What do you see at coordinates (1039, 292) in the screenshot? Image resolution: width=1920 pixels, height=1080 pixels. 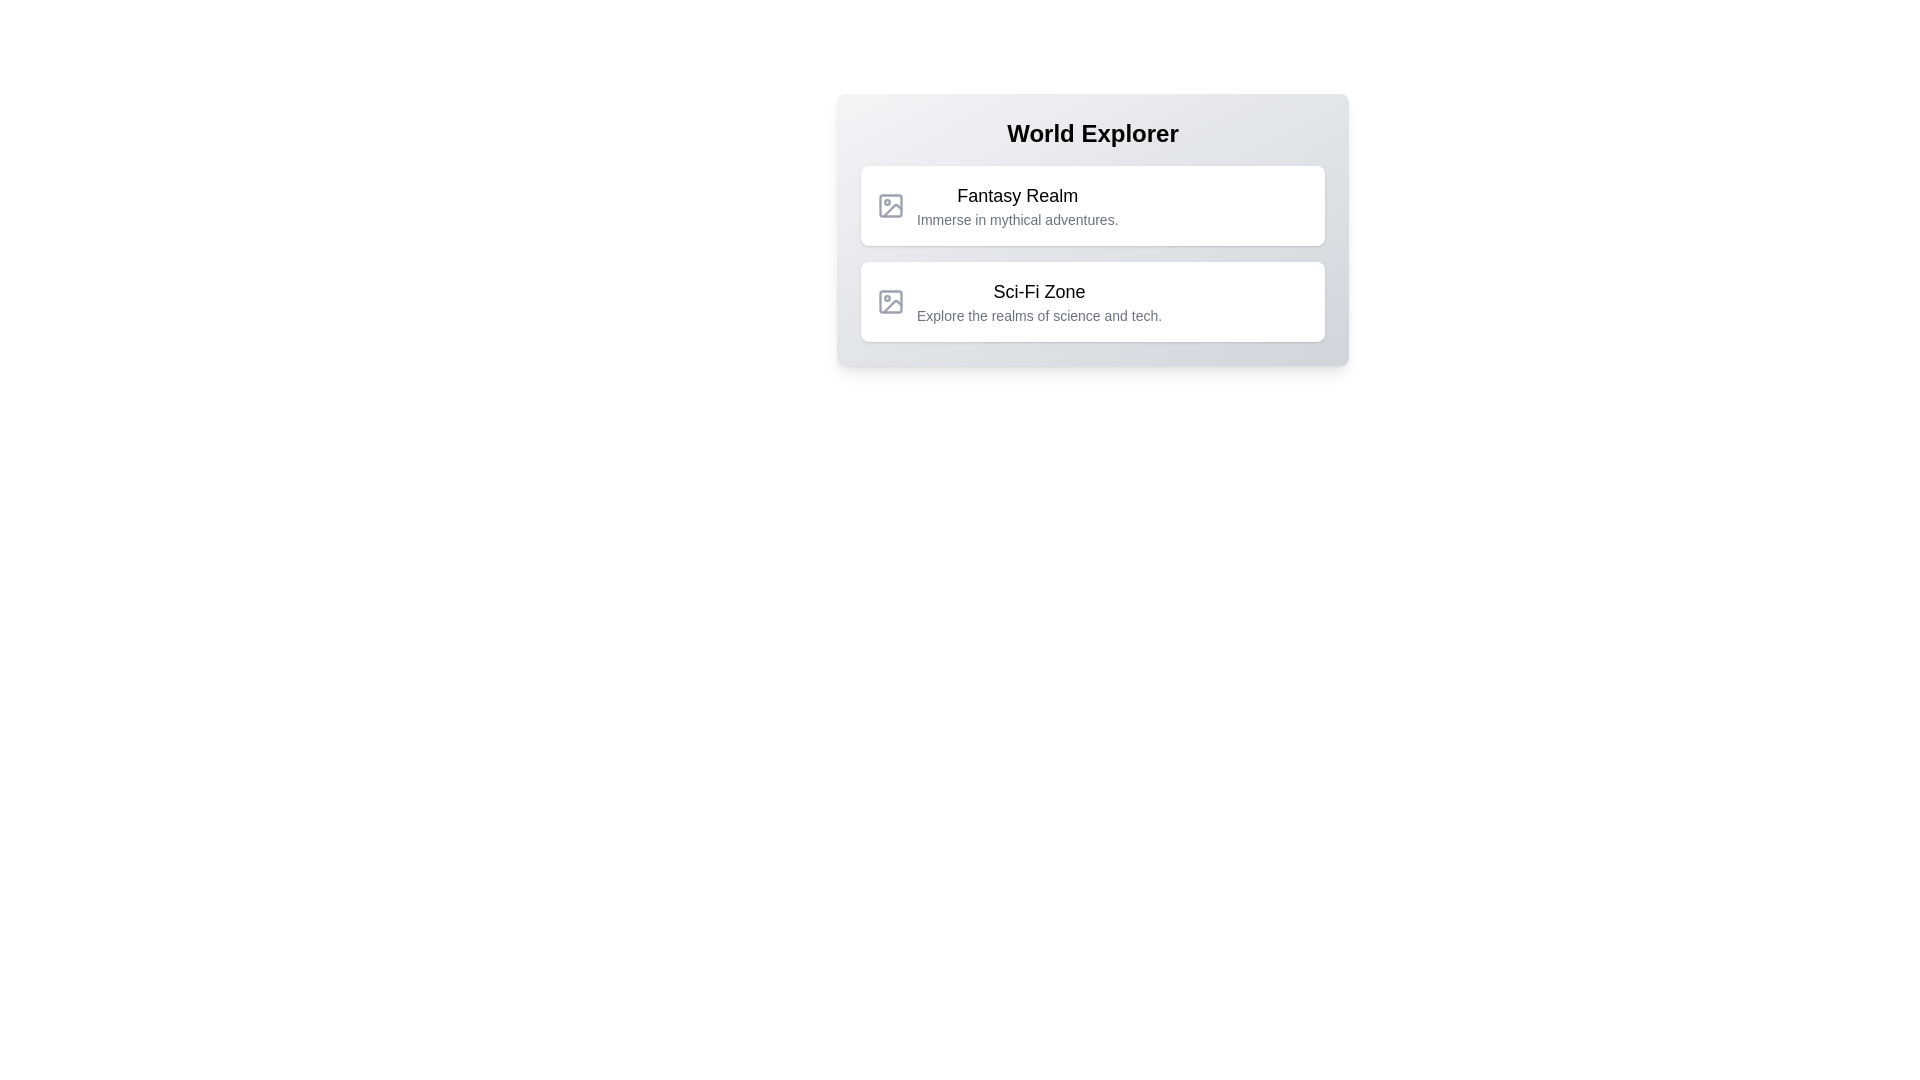 I see `the text label displaying 'Sci-Fi Zone'` at bounding box center [1039, 292].